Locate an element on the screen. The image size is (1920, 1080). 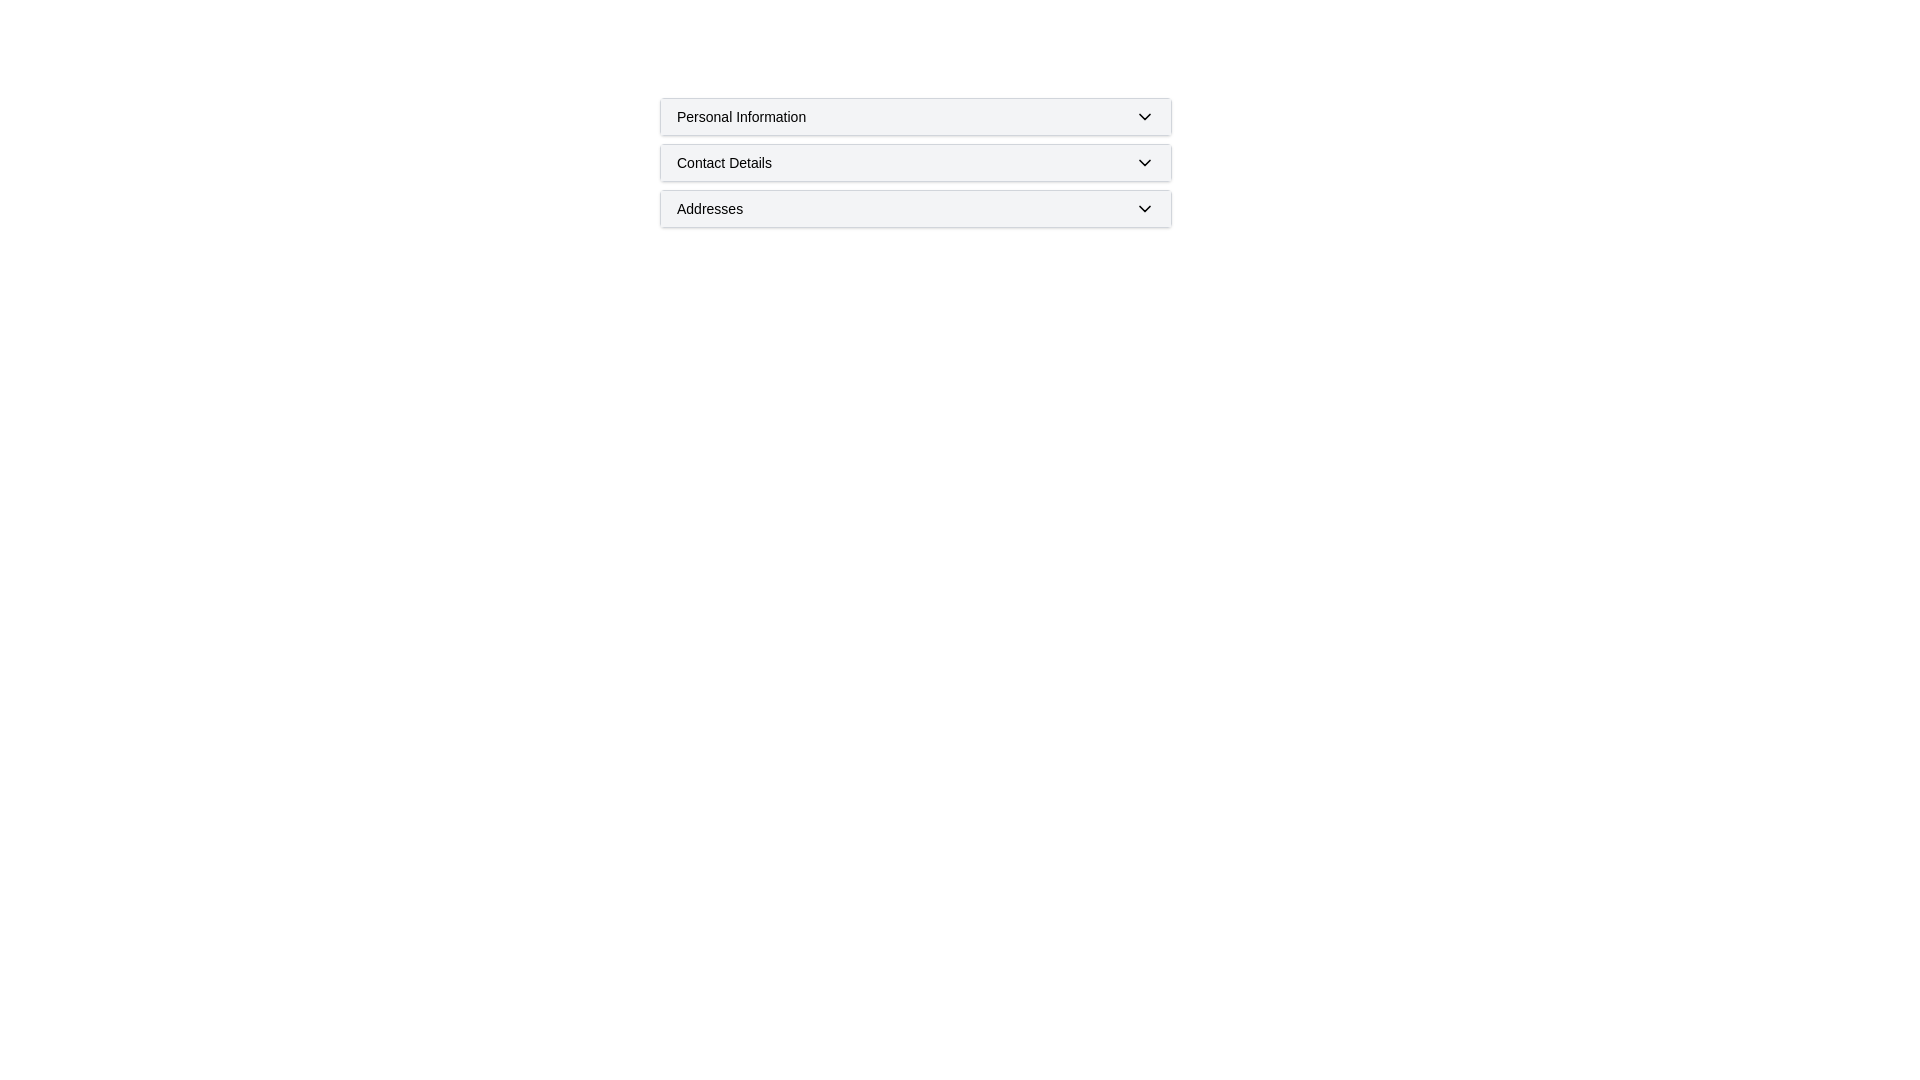
the collapsible header labeled 'Contact Details' to navigate through keyboard controls is located at coordinates (915, 161).